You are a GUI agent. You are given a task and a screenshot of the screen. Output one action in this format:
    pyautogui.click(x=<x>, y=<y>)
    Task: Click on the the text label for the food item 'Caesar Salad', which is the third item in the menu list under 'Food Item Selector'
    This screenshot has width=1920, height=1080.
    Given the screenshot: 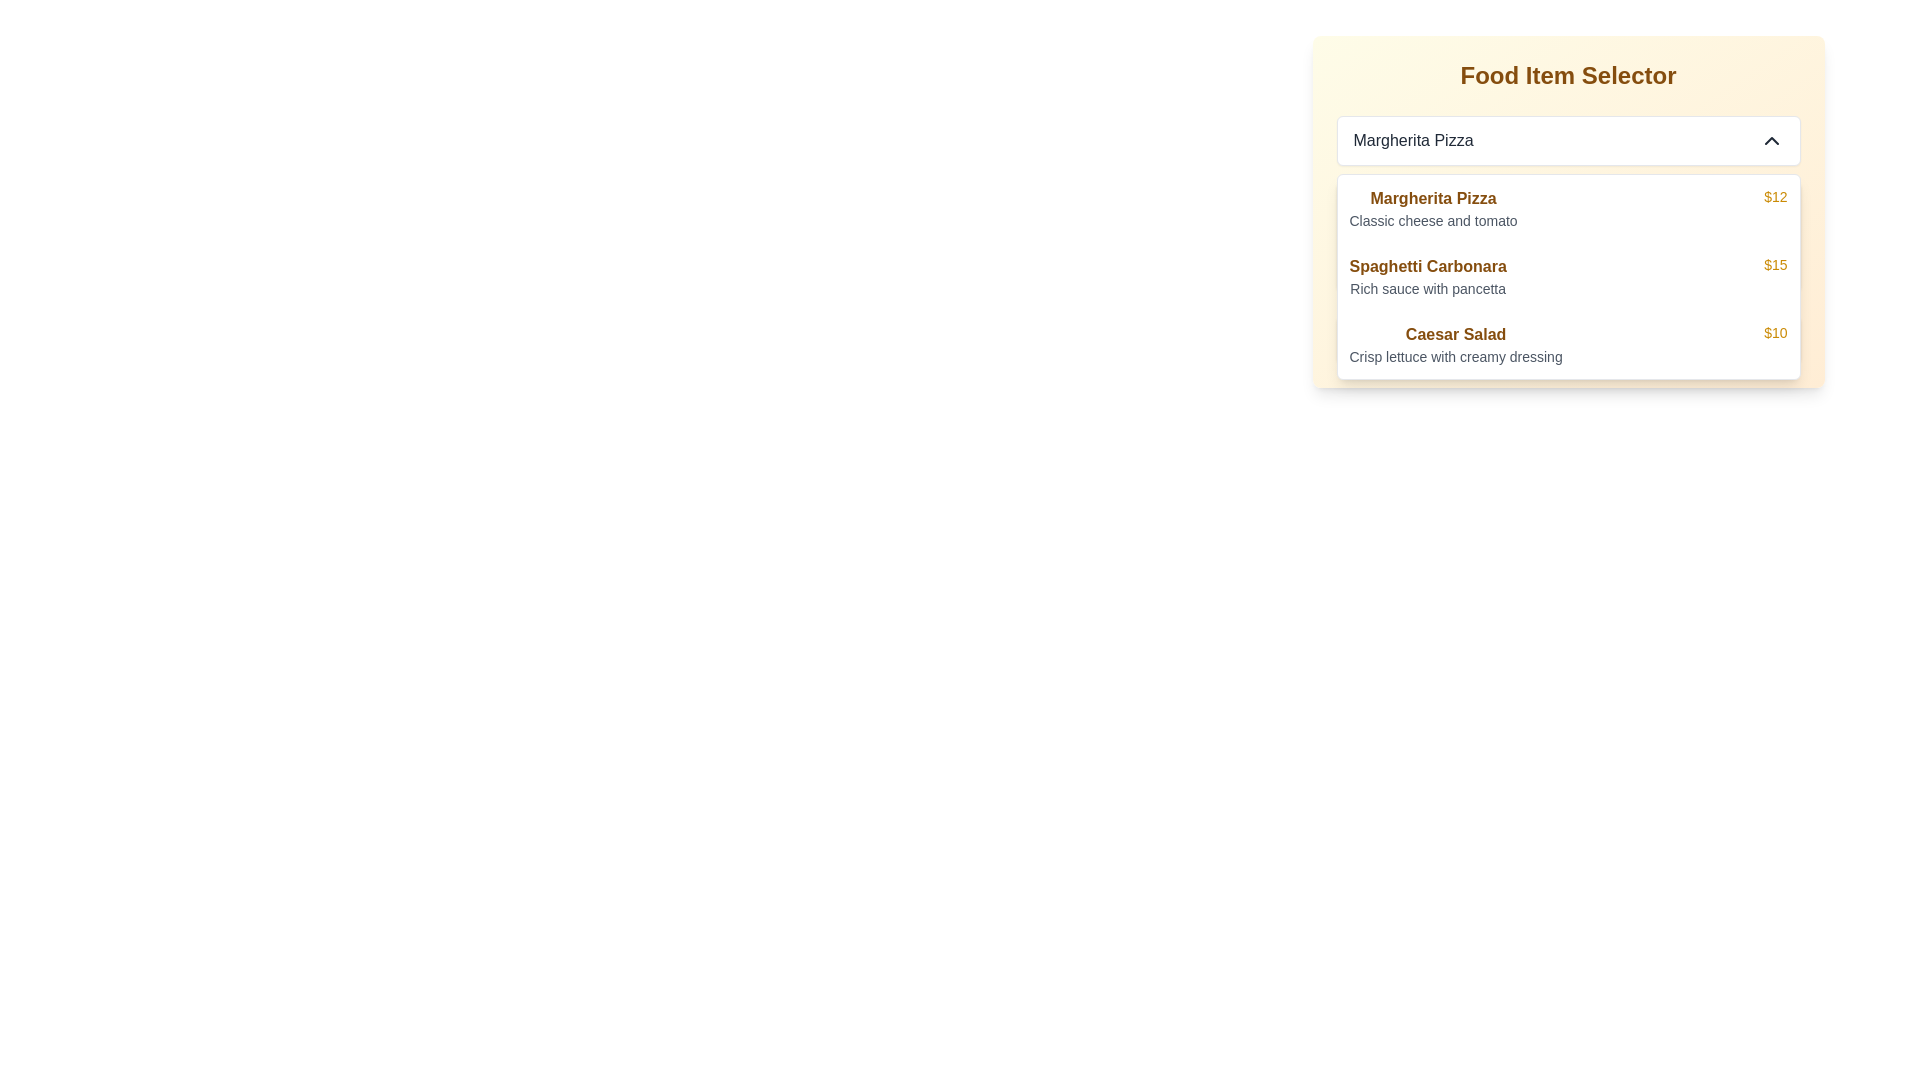 What is the action you would take?
    pyautogui.click(x=1456, y=334)
    